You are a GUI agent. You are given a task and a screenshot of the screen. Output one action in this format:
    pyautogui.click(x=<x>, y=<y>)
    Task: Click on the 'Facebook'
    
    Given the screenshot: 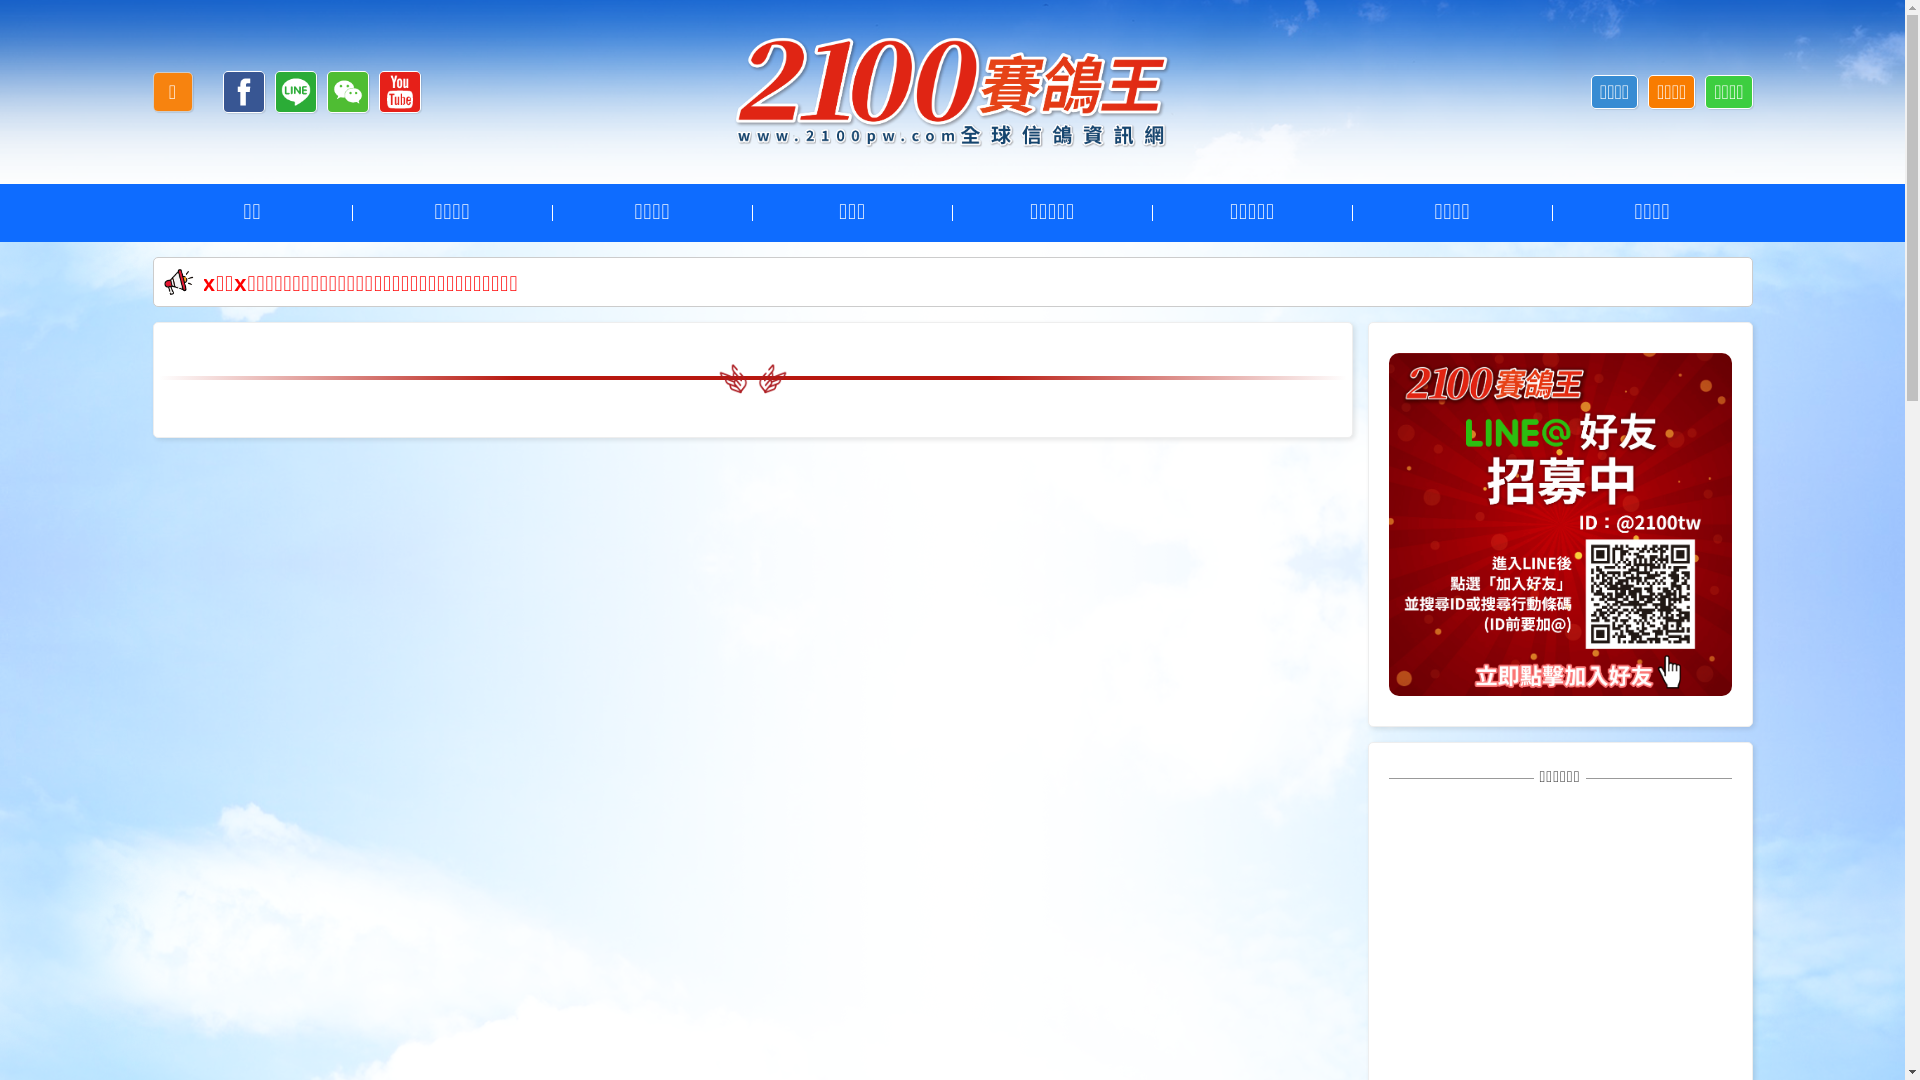 What is the action you would take?
    pyautogui.click(x=243, y=92)
    